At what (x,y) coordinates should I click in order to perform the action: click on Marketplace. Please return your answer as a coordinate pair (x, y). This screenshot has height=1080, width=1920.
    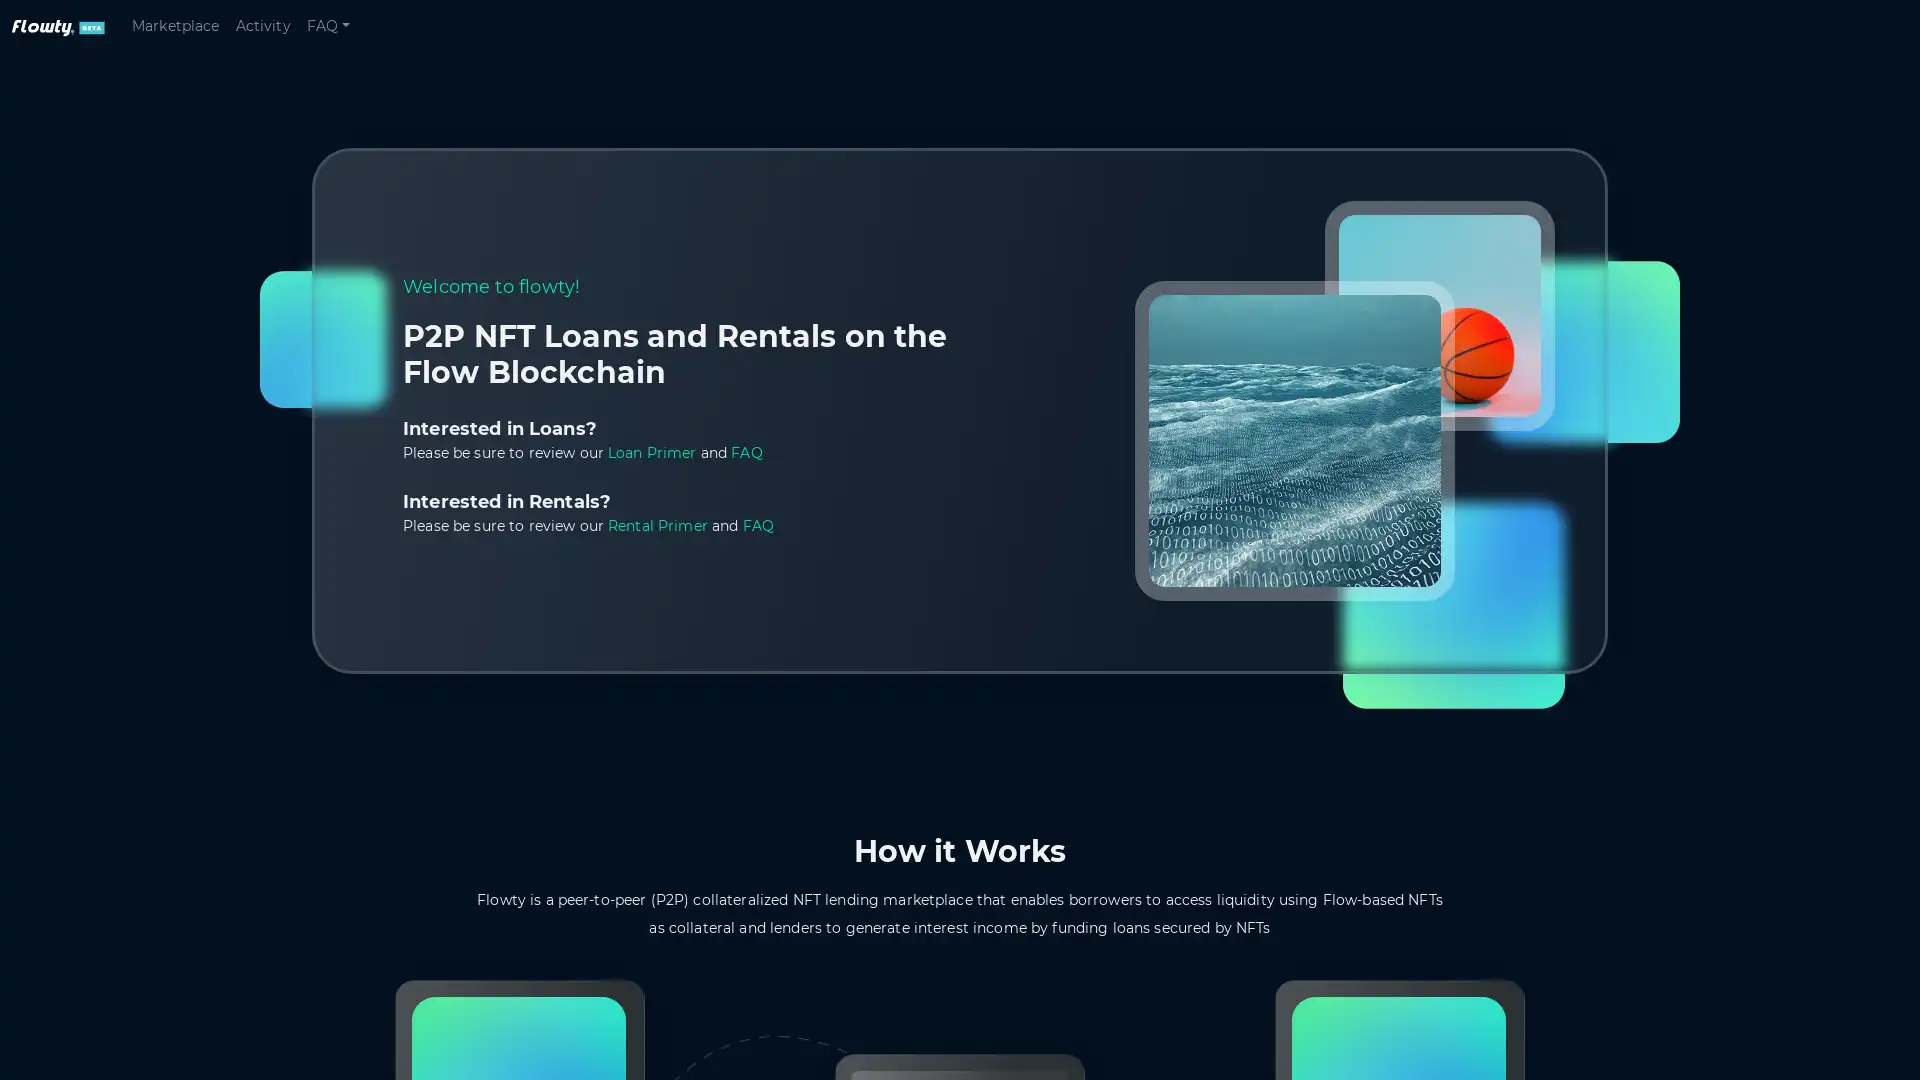
    Looking at the image, I should click on (175, 32).